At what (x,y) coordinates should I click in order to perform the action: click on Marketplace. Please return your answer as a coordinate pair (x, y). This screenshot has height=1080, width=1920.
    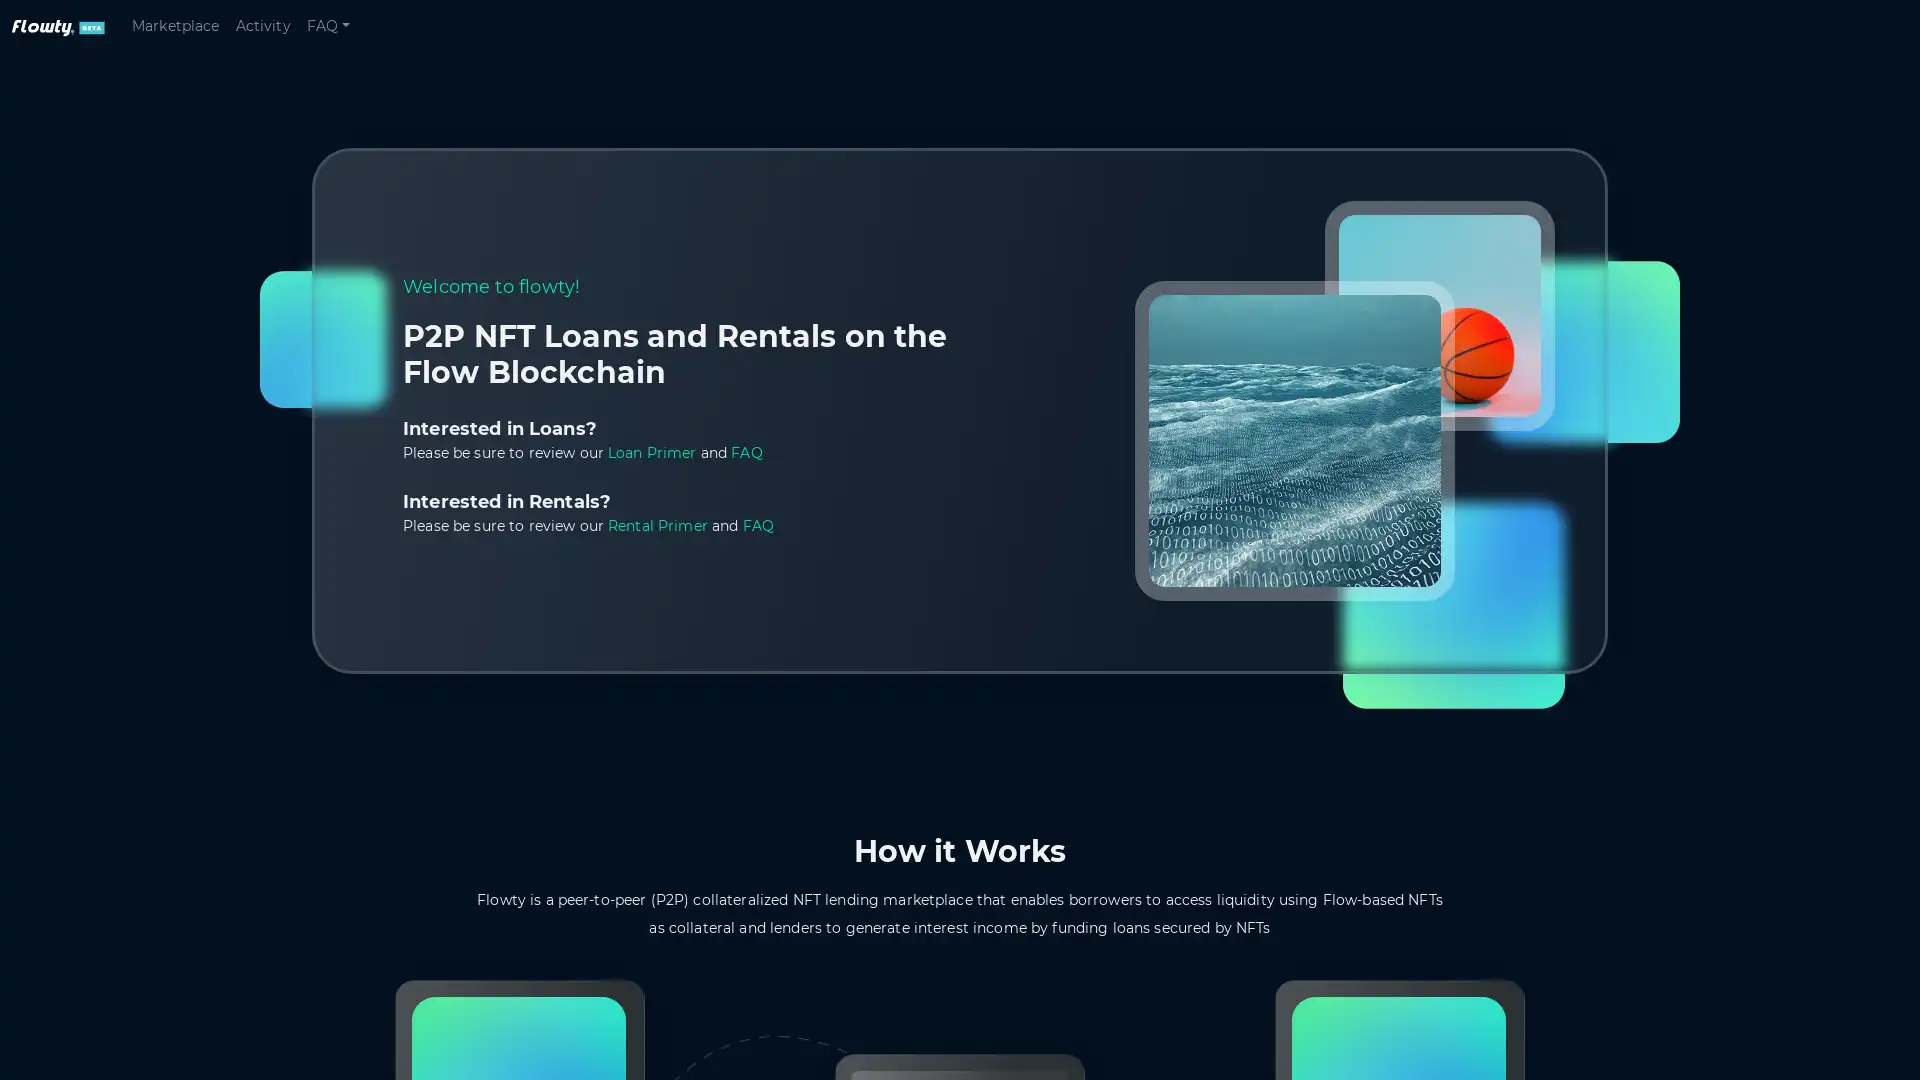
    Looking at the image, I should click on (175, 32).